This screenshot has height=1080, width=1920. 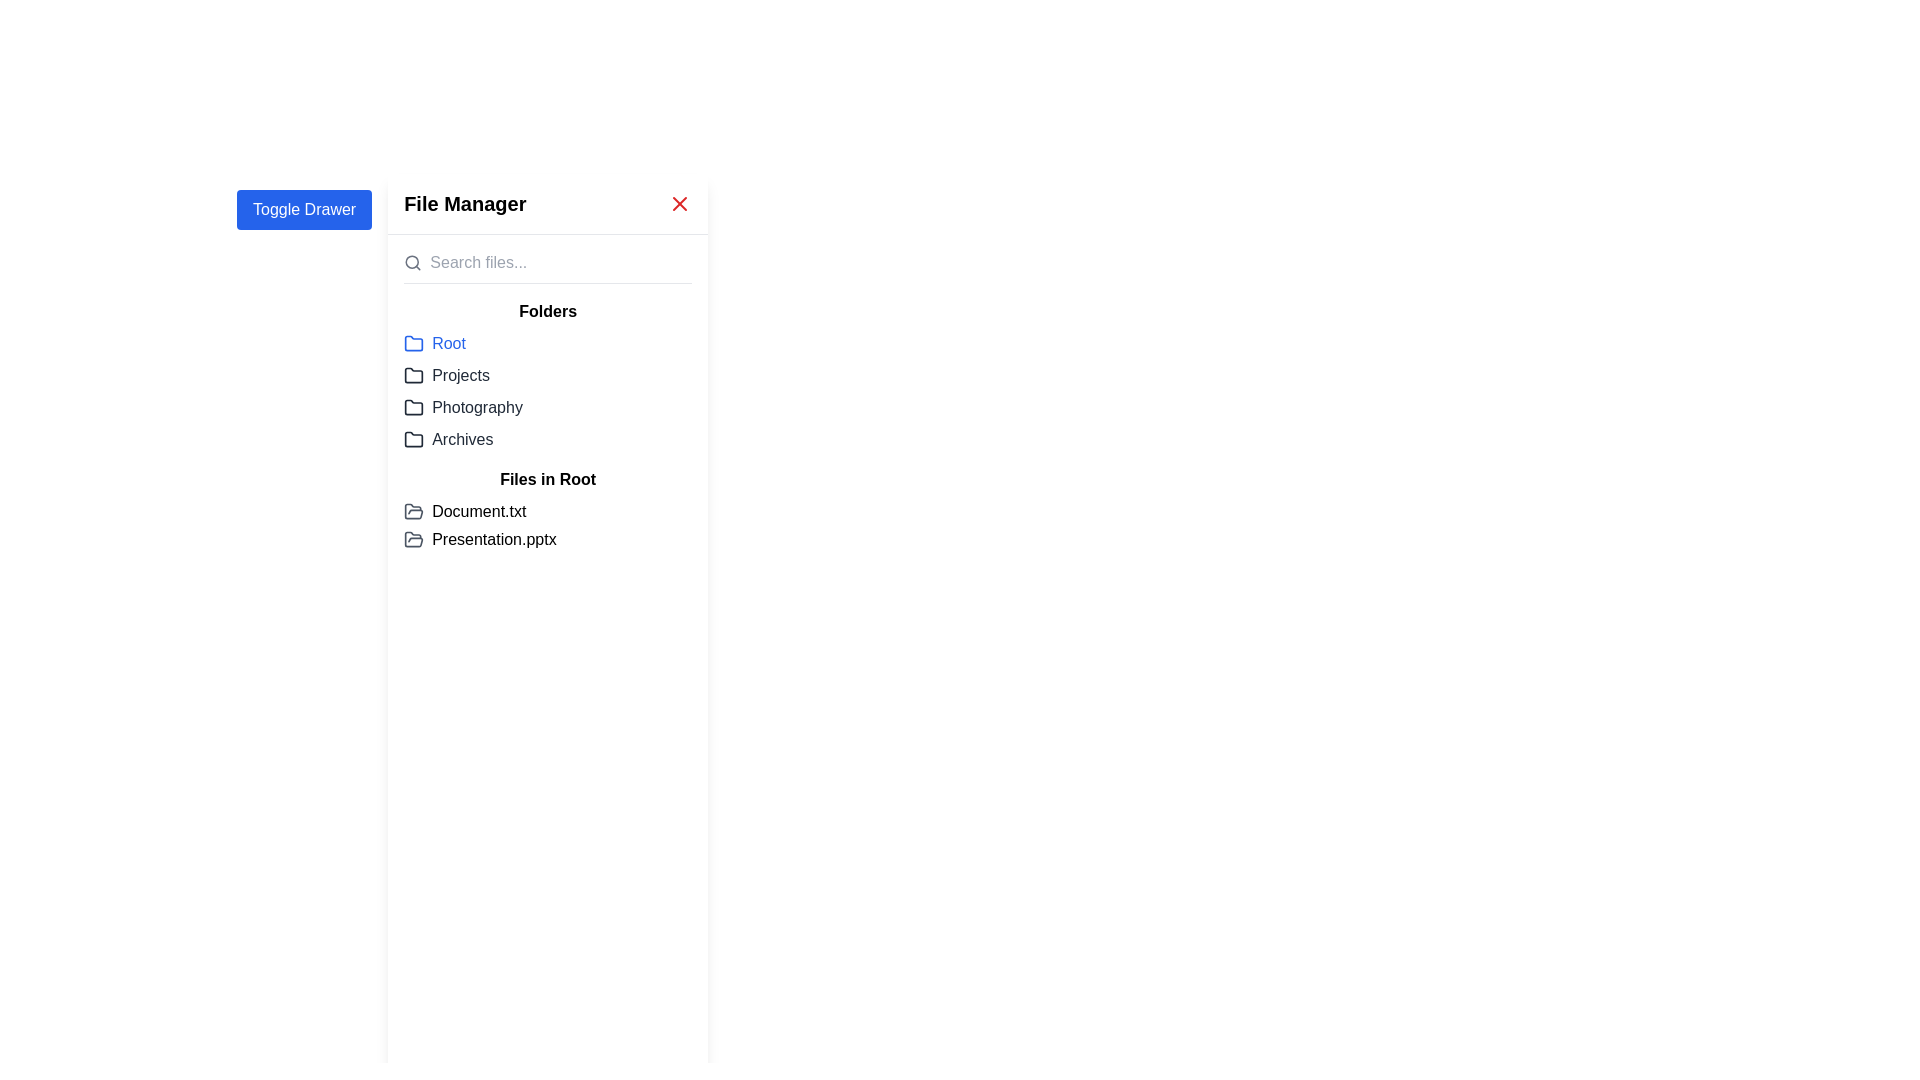 What do you see at coordinates (476, 407) in the screenshot?
I see `the 'Photography' text label associated with the interactive folder` at bounding box center [476, 407].